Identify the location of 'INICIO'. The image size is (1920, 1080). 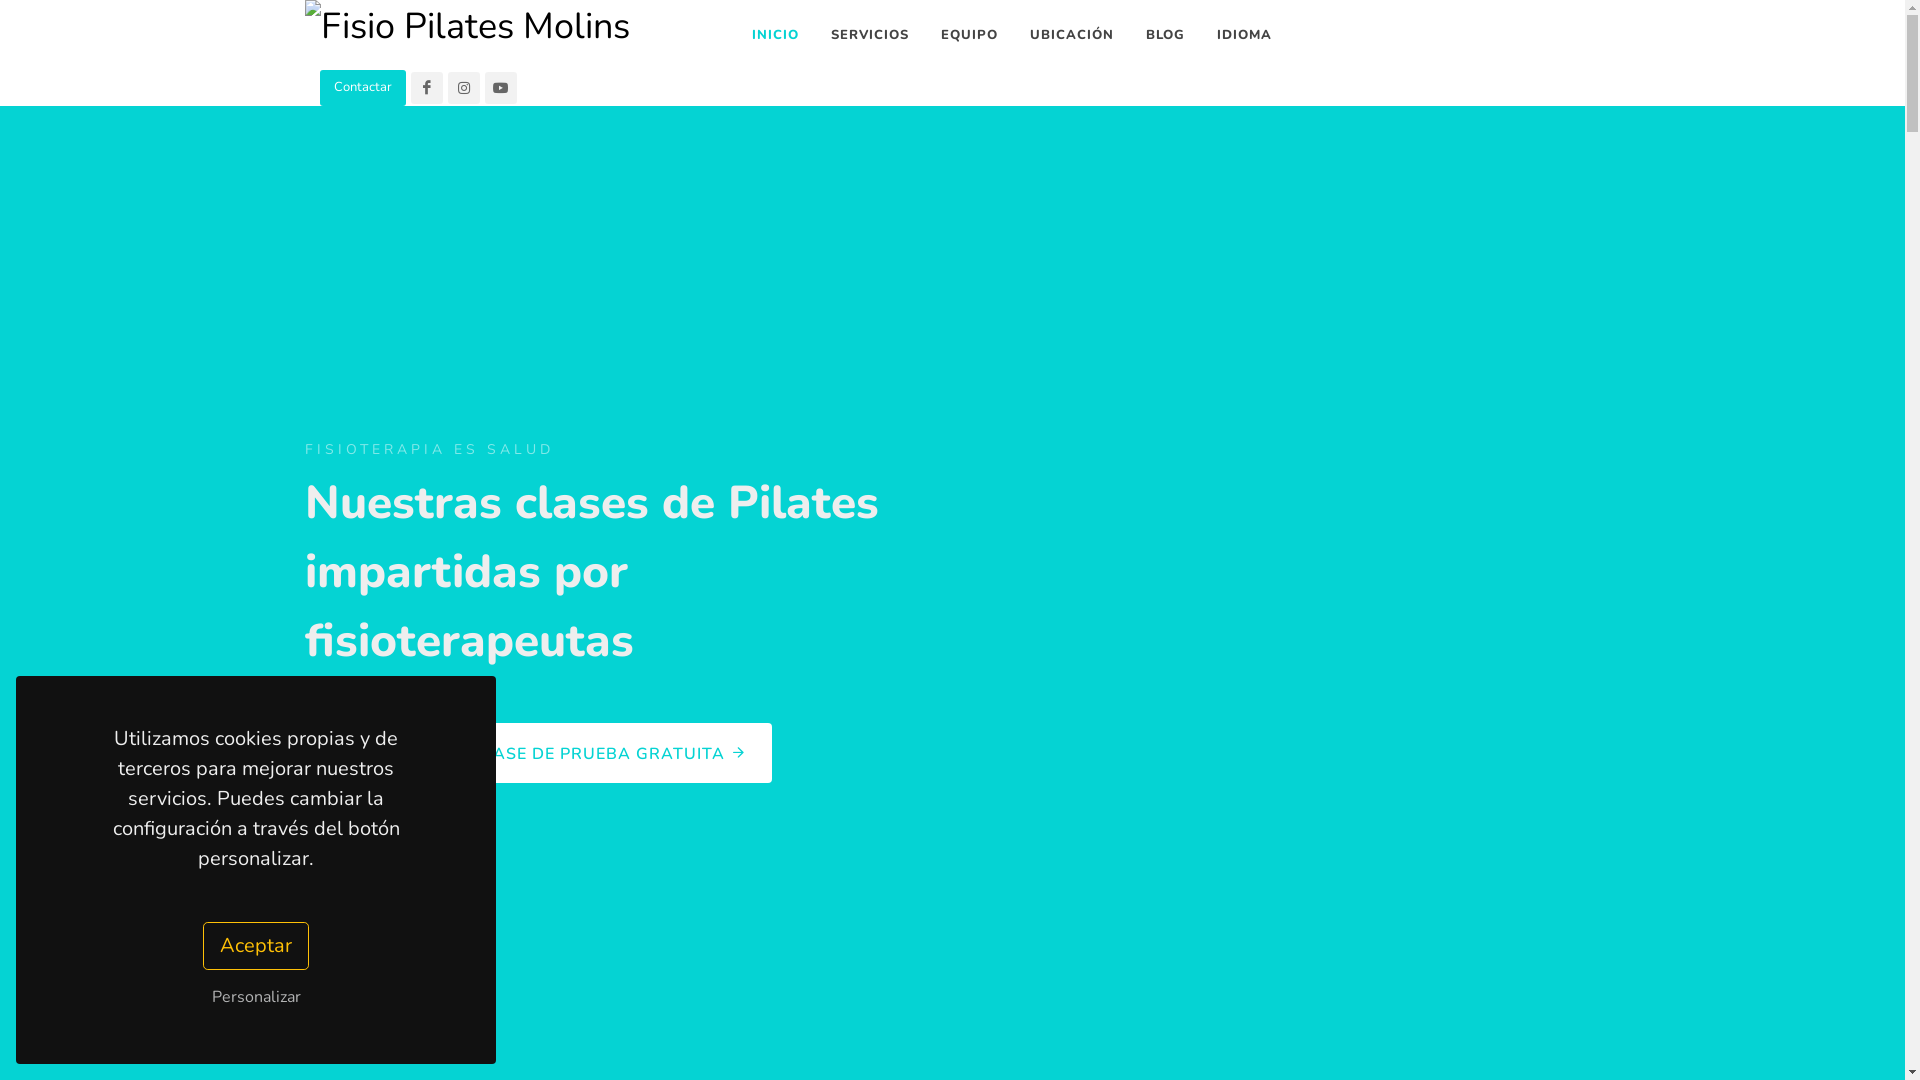
(773, 34).